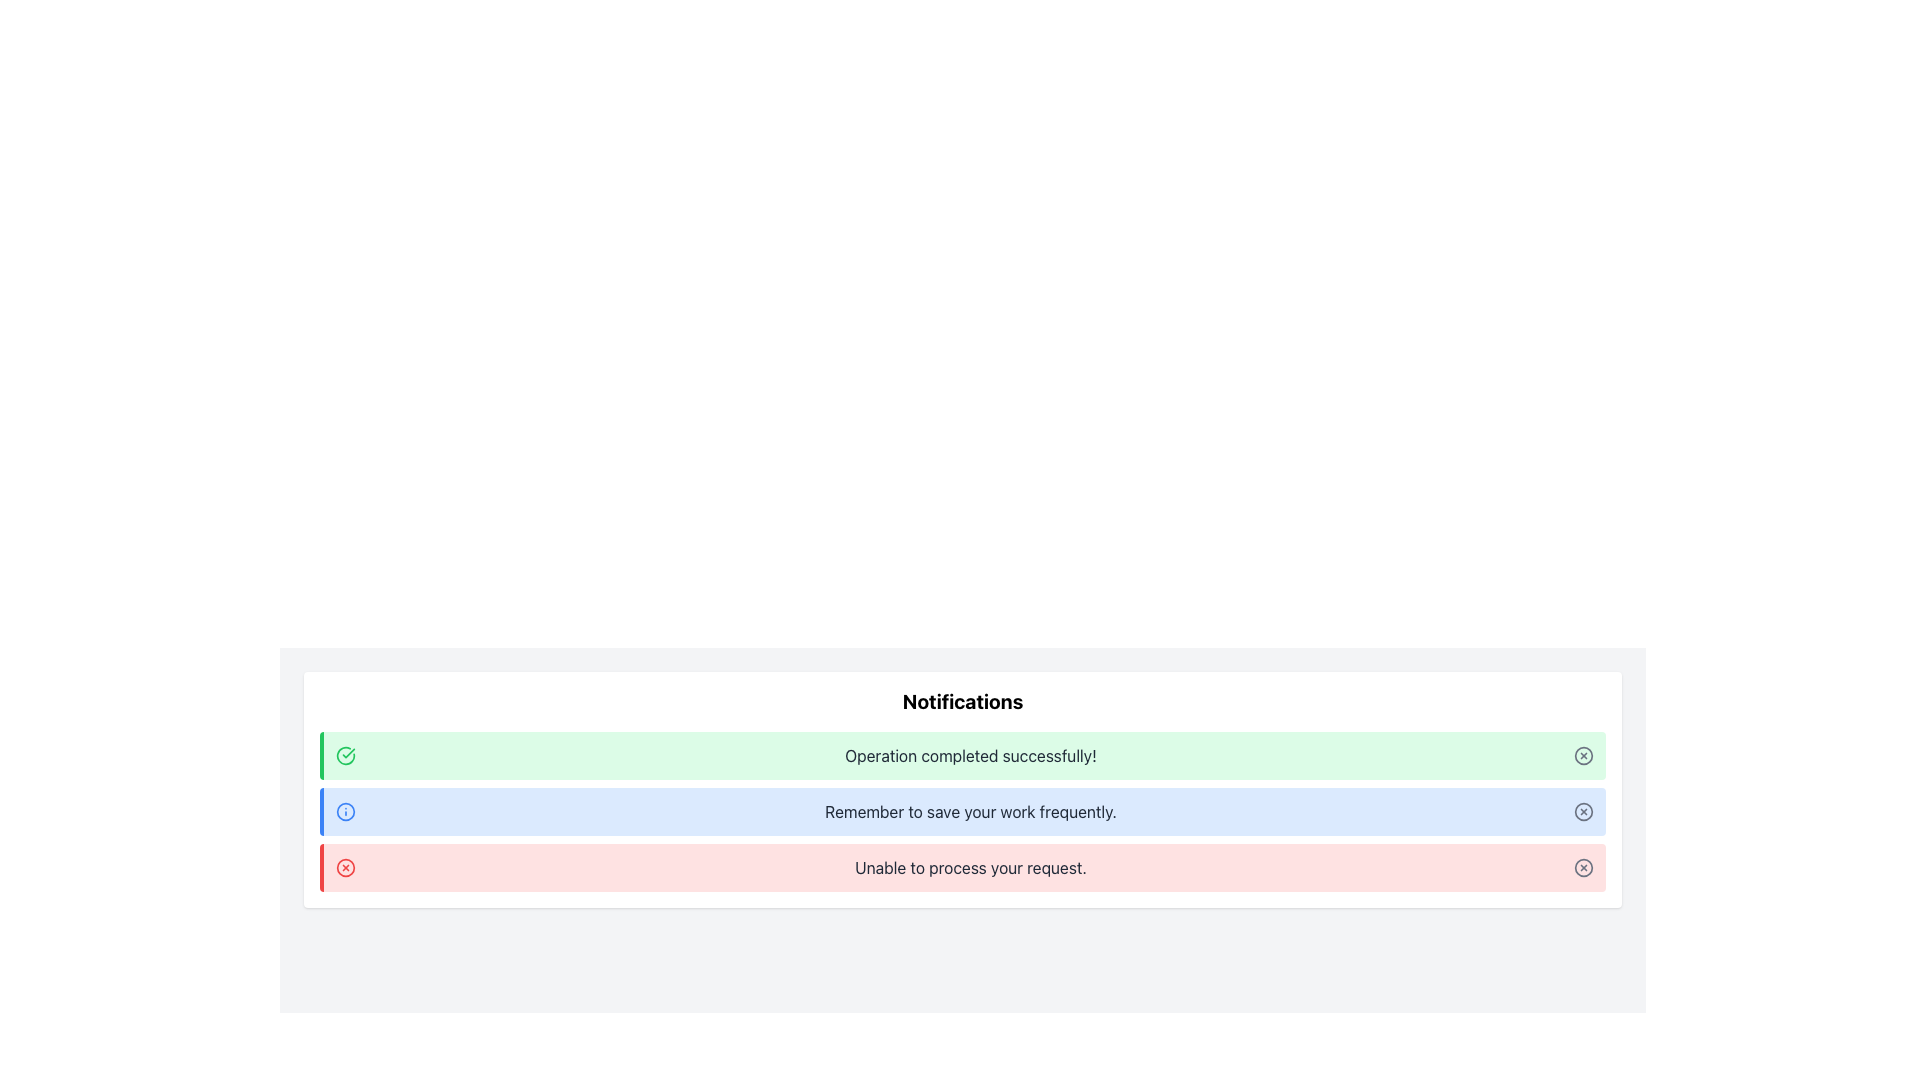 This screenshot has width=1920, height=1080. I want to click on the circular red-bordered icon with a white background and red 'X' in the notification bar indicating 'Unable to process your request.' This icon is located on the left side of the notification bar as the first element, so click(345, 866).